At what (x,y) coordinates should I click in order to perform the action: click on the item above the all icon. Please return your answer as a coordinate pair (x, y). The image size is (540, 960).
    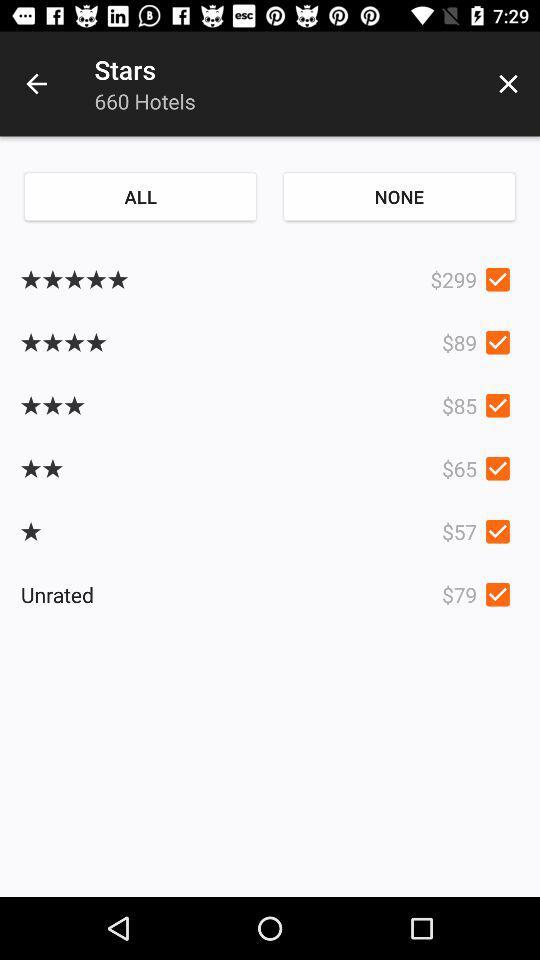
    Looking at the image, I should click on (36, 84).